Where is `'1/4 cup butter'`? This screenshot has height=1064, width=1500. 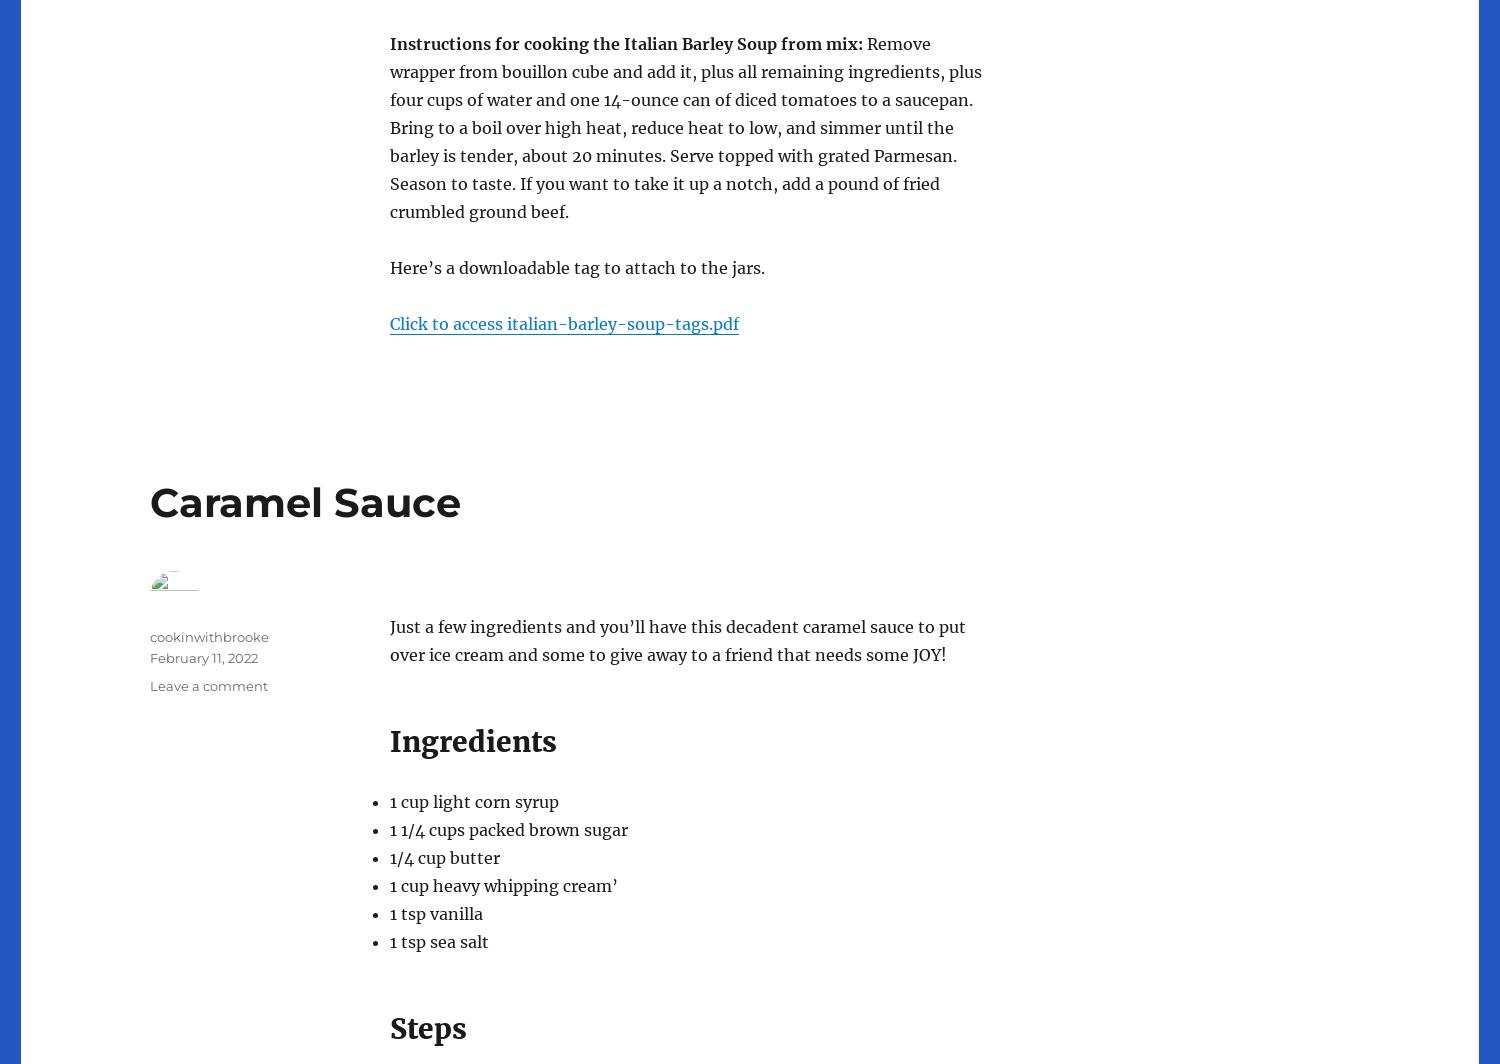 '1/4 cup butter' is located at coordinates (444, 857).